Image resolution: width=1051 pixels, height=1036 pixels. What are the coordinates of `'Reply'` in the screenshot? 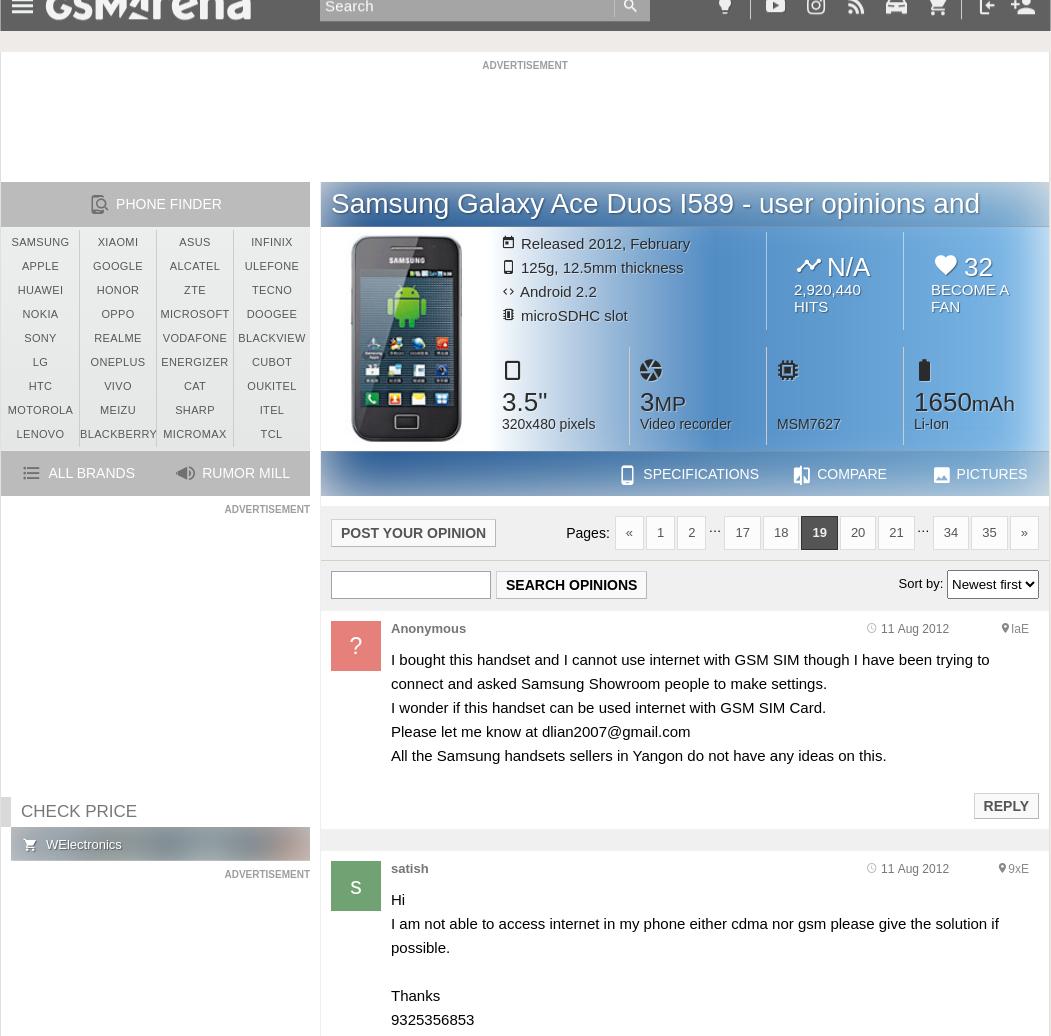 It's located at (1006, 806).